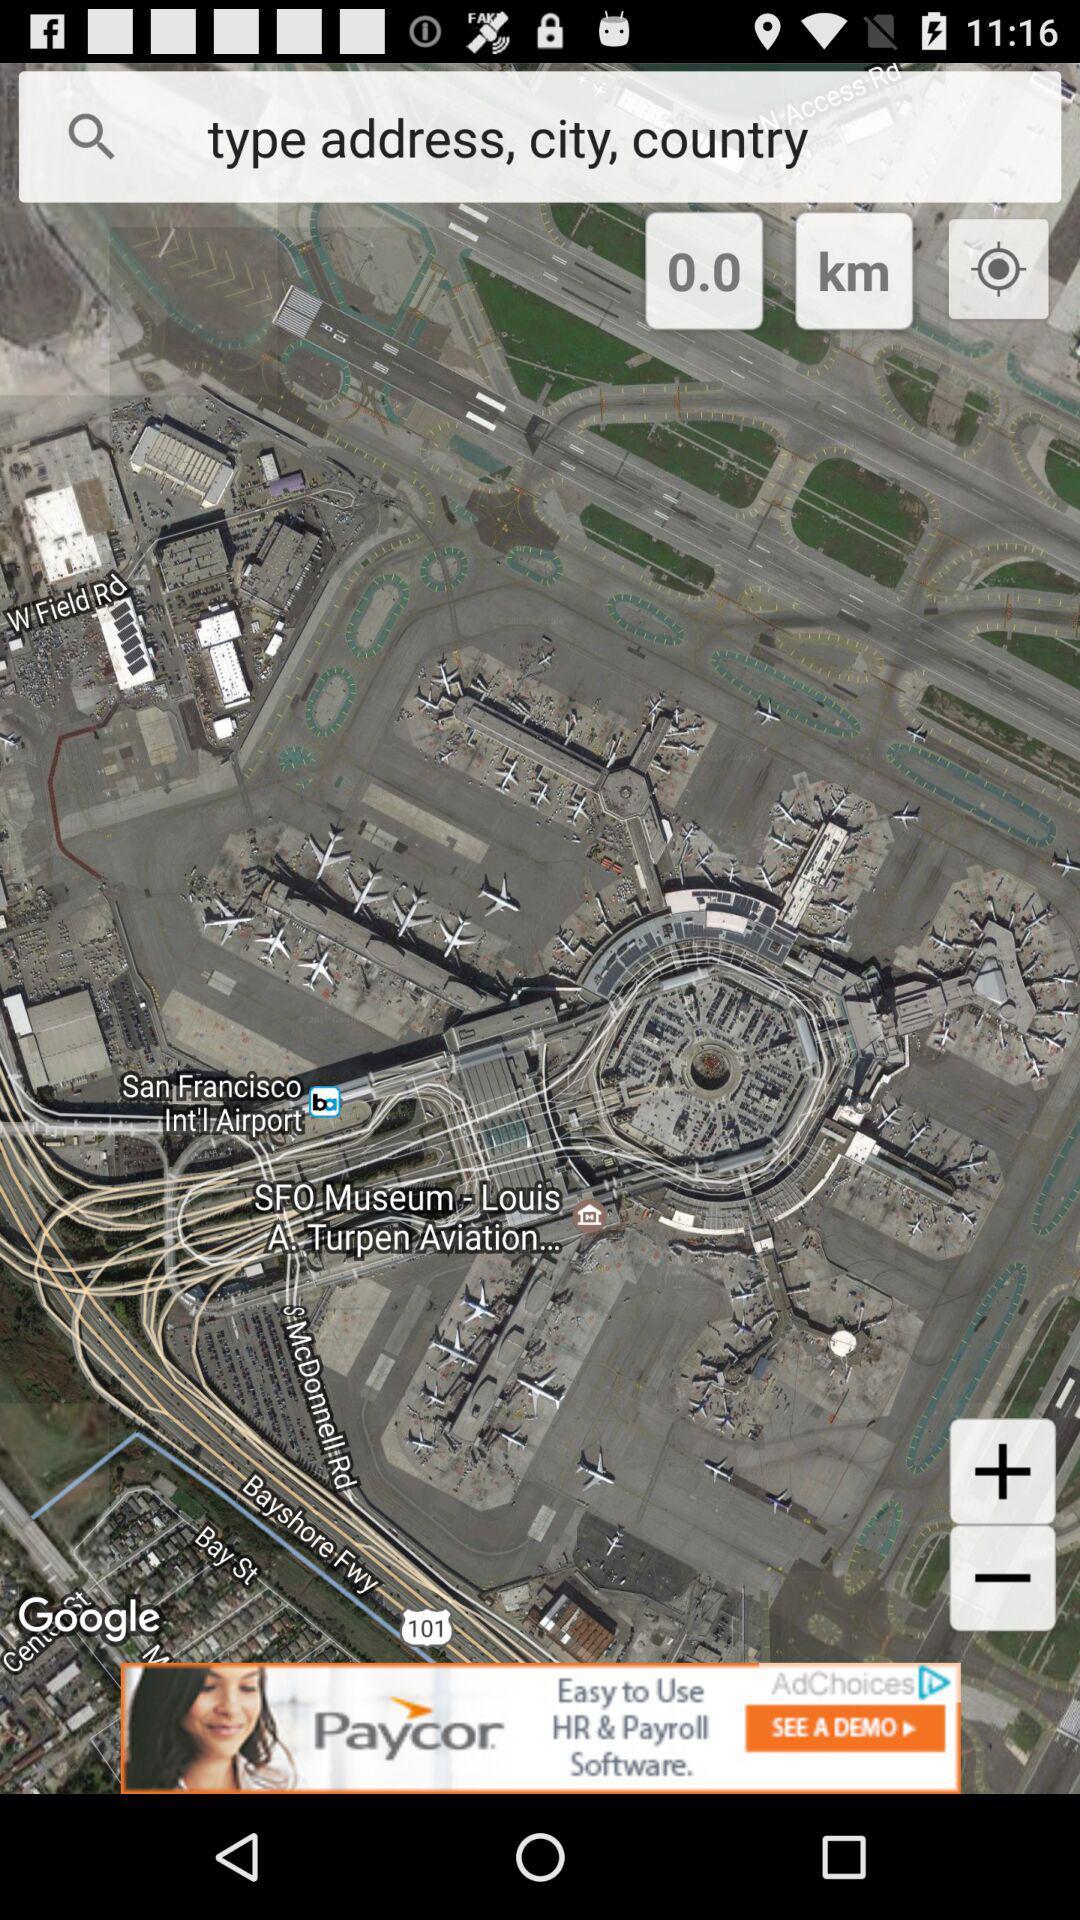 Image resolution: width=1080 pixels, height=1920 pixels. Describe the element at coordinates (1002, 1577) in the screenshot. I see `zoom out option` at that location.